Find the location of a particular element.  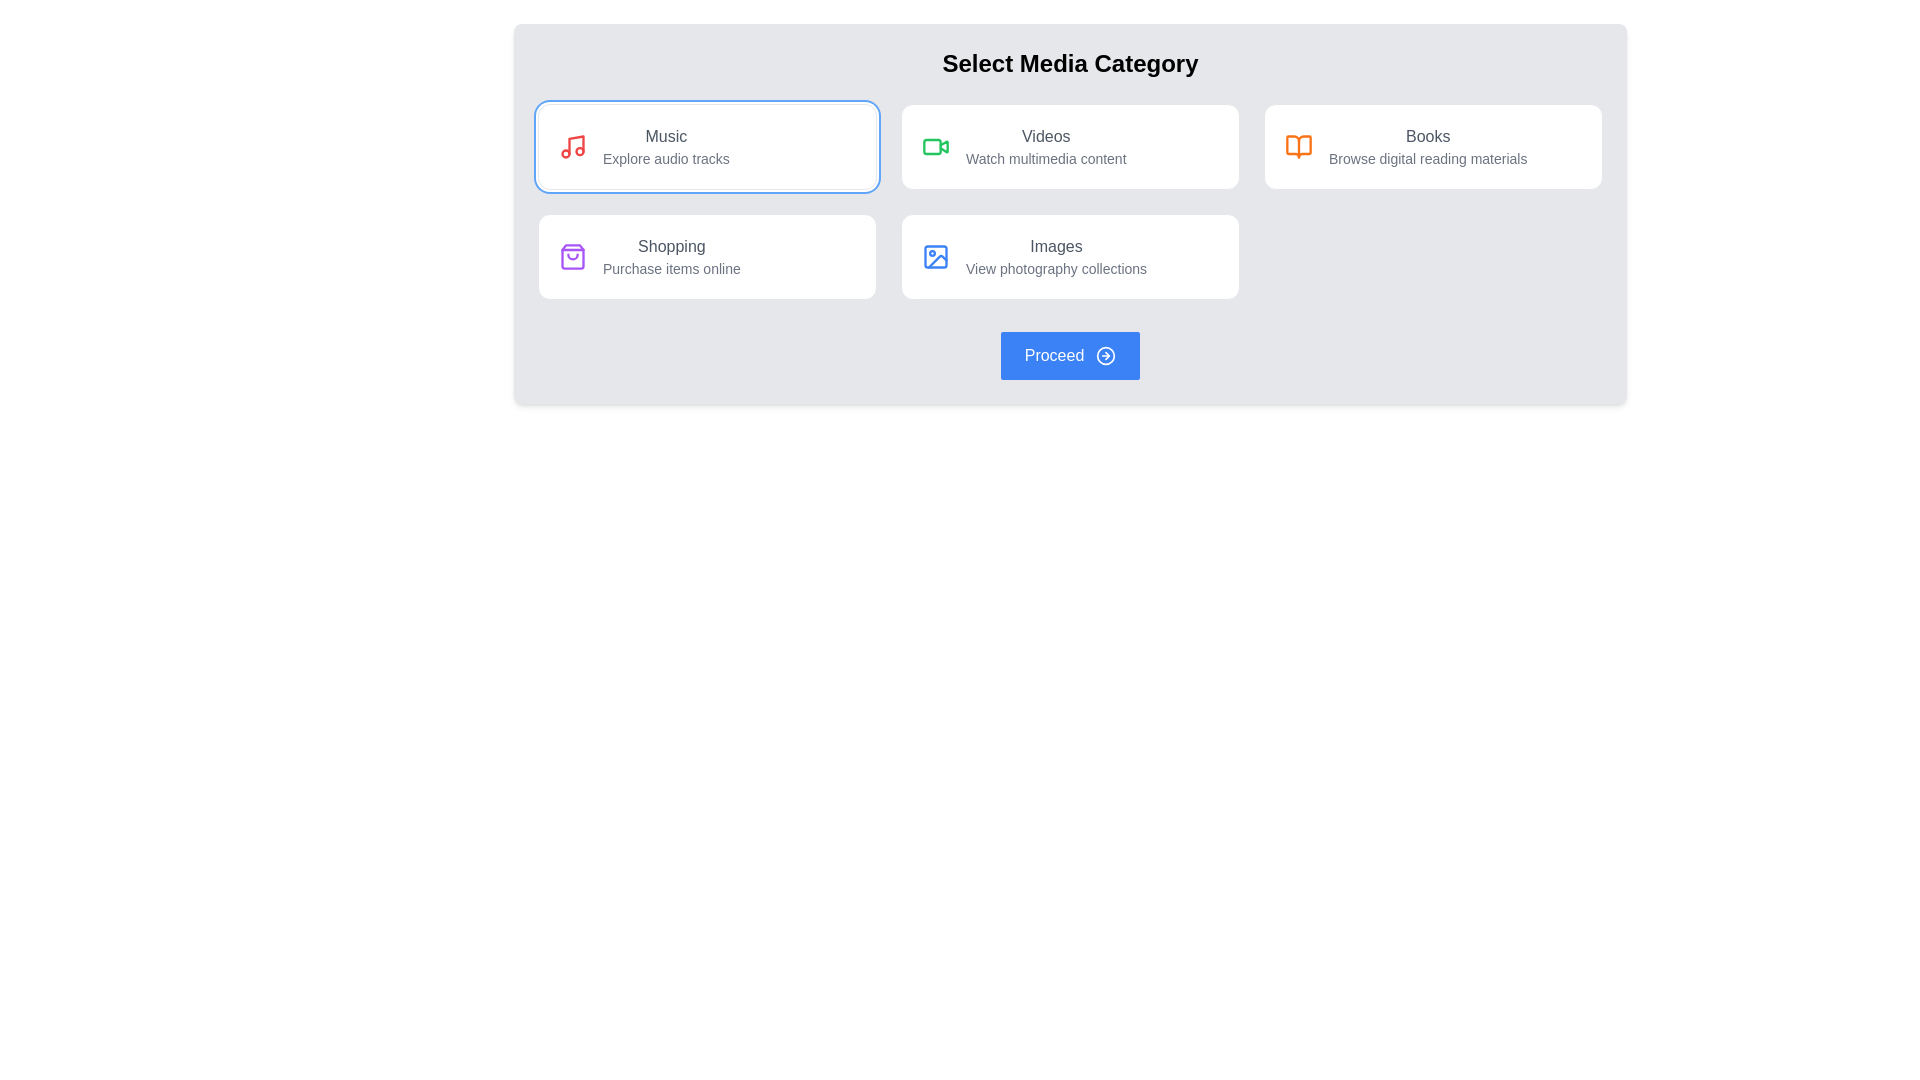

the label displaying 'Watch multimedia content', which is styled in a smaller light gray font and positioned below the title 'Videos' in the top-right section of the grid layout is located at coordinates (1045, 157).